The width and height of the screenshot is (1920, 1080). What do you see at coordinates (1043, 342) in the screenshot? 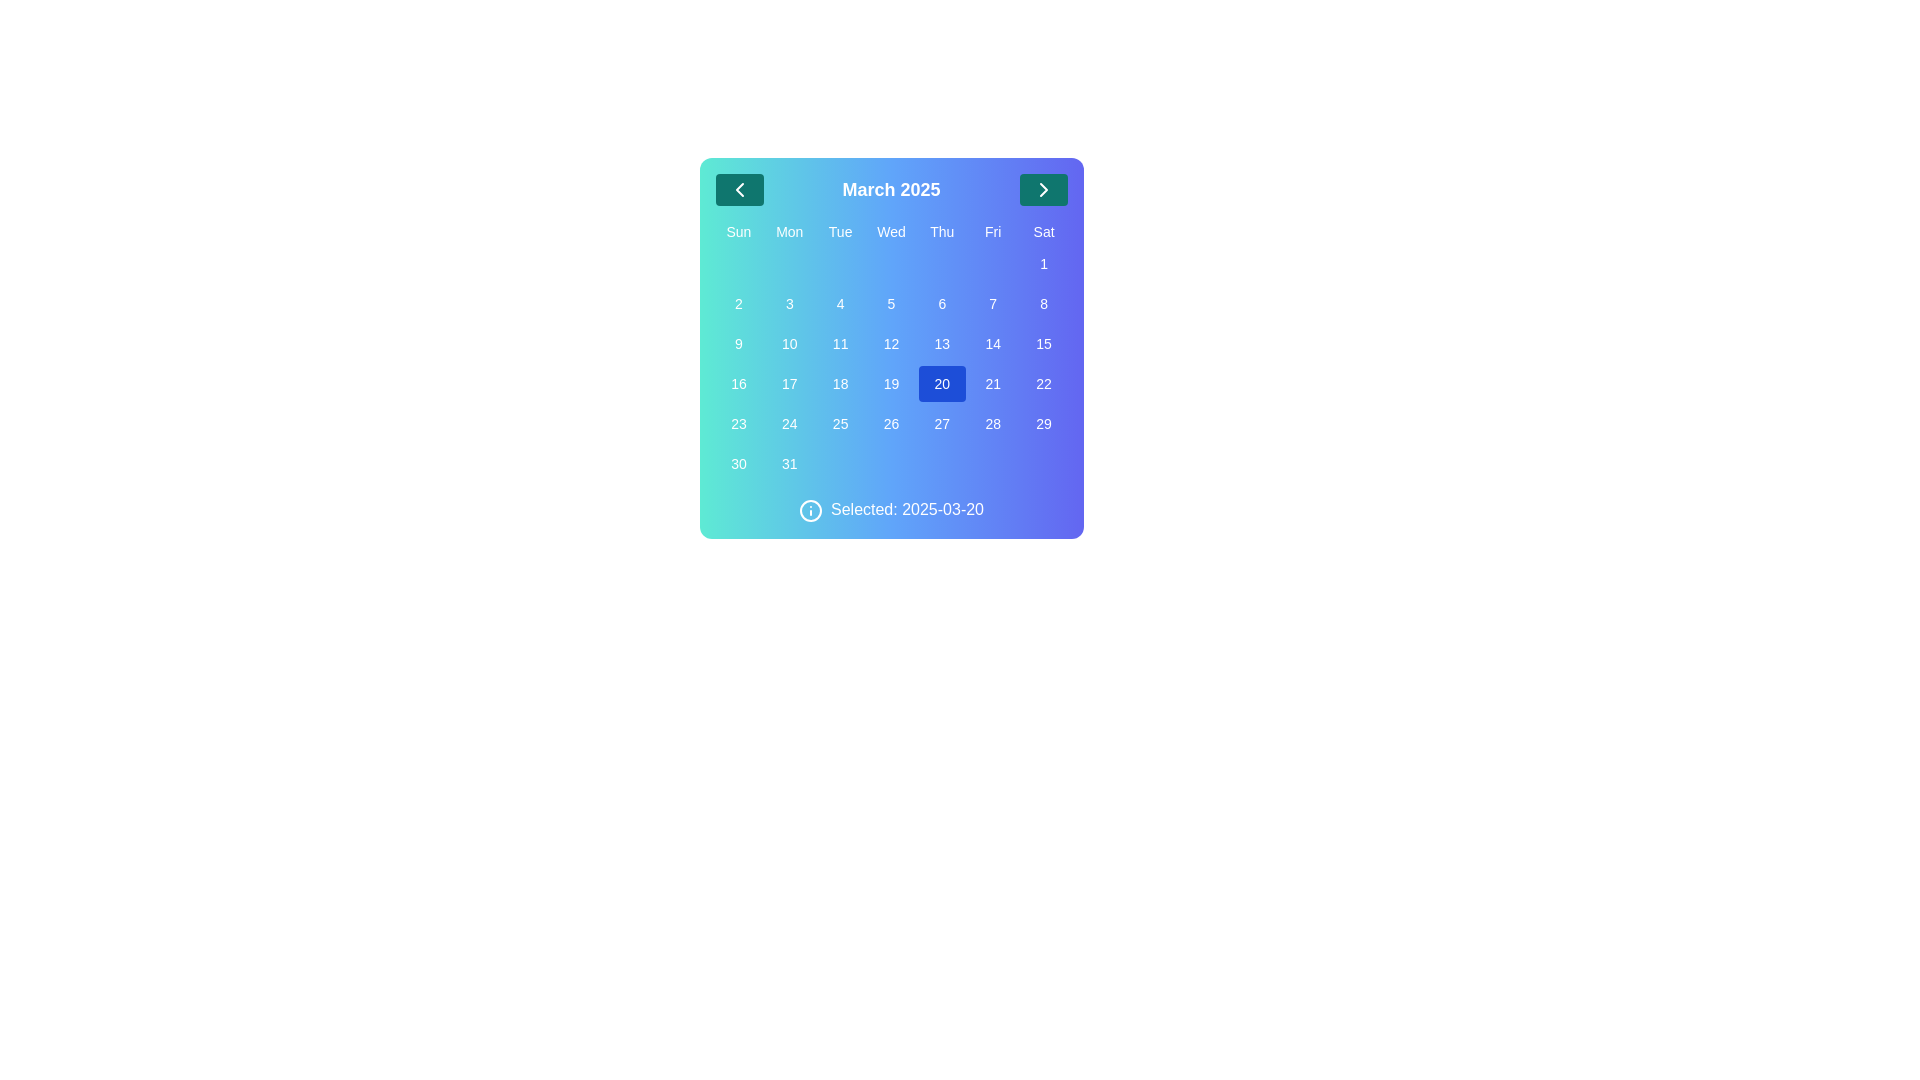
I see `the button labeled '15' in the last position of the third row of the calendar grid` at bounding box center [1043, 342].